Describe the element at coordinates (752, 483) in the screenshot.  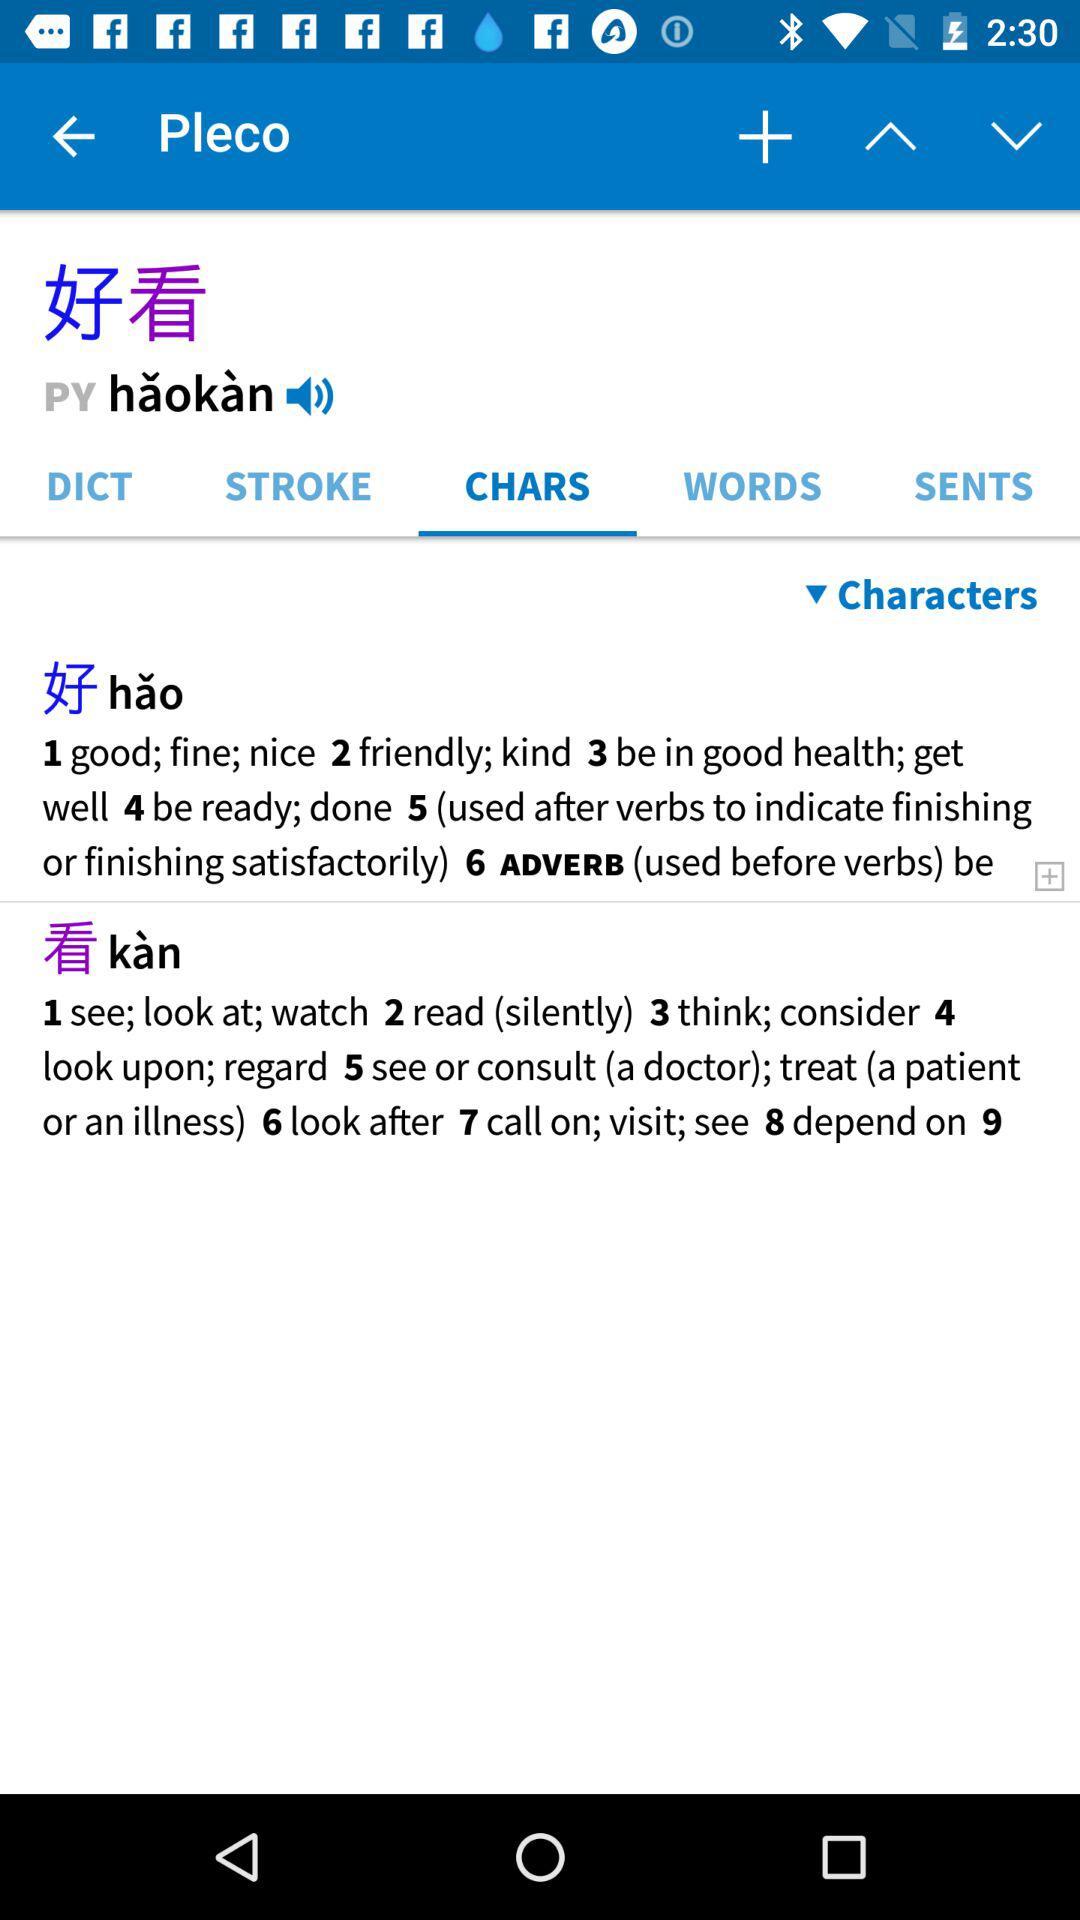
I see `words` at that location.